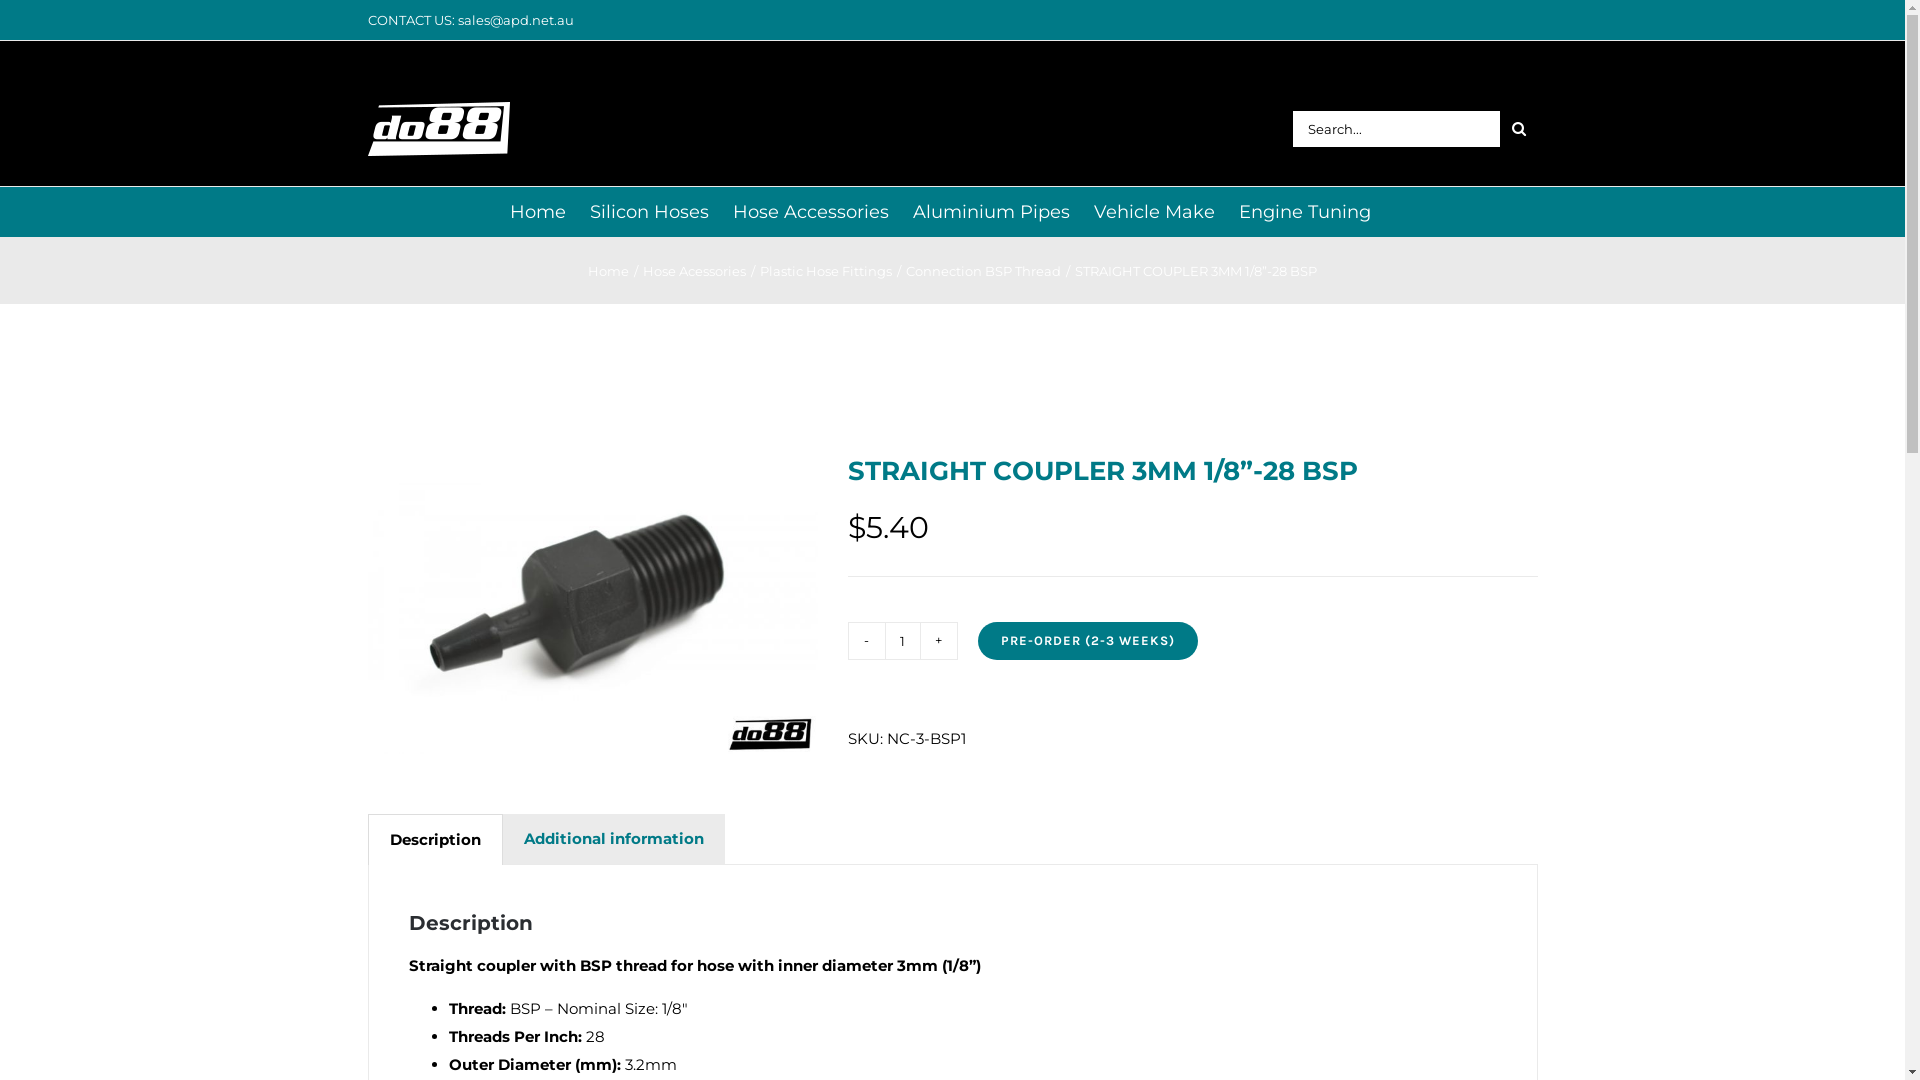 Image resolution: width=1920 pixels, height=1080 pixels. I want to click on 'Aluminium Pipes', so click(991, 212).